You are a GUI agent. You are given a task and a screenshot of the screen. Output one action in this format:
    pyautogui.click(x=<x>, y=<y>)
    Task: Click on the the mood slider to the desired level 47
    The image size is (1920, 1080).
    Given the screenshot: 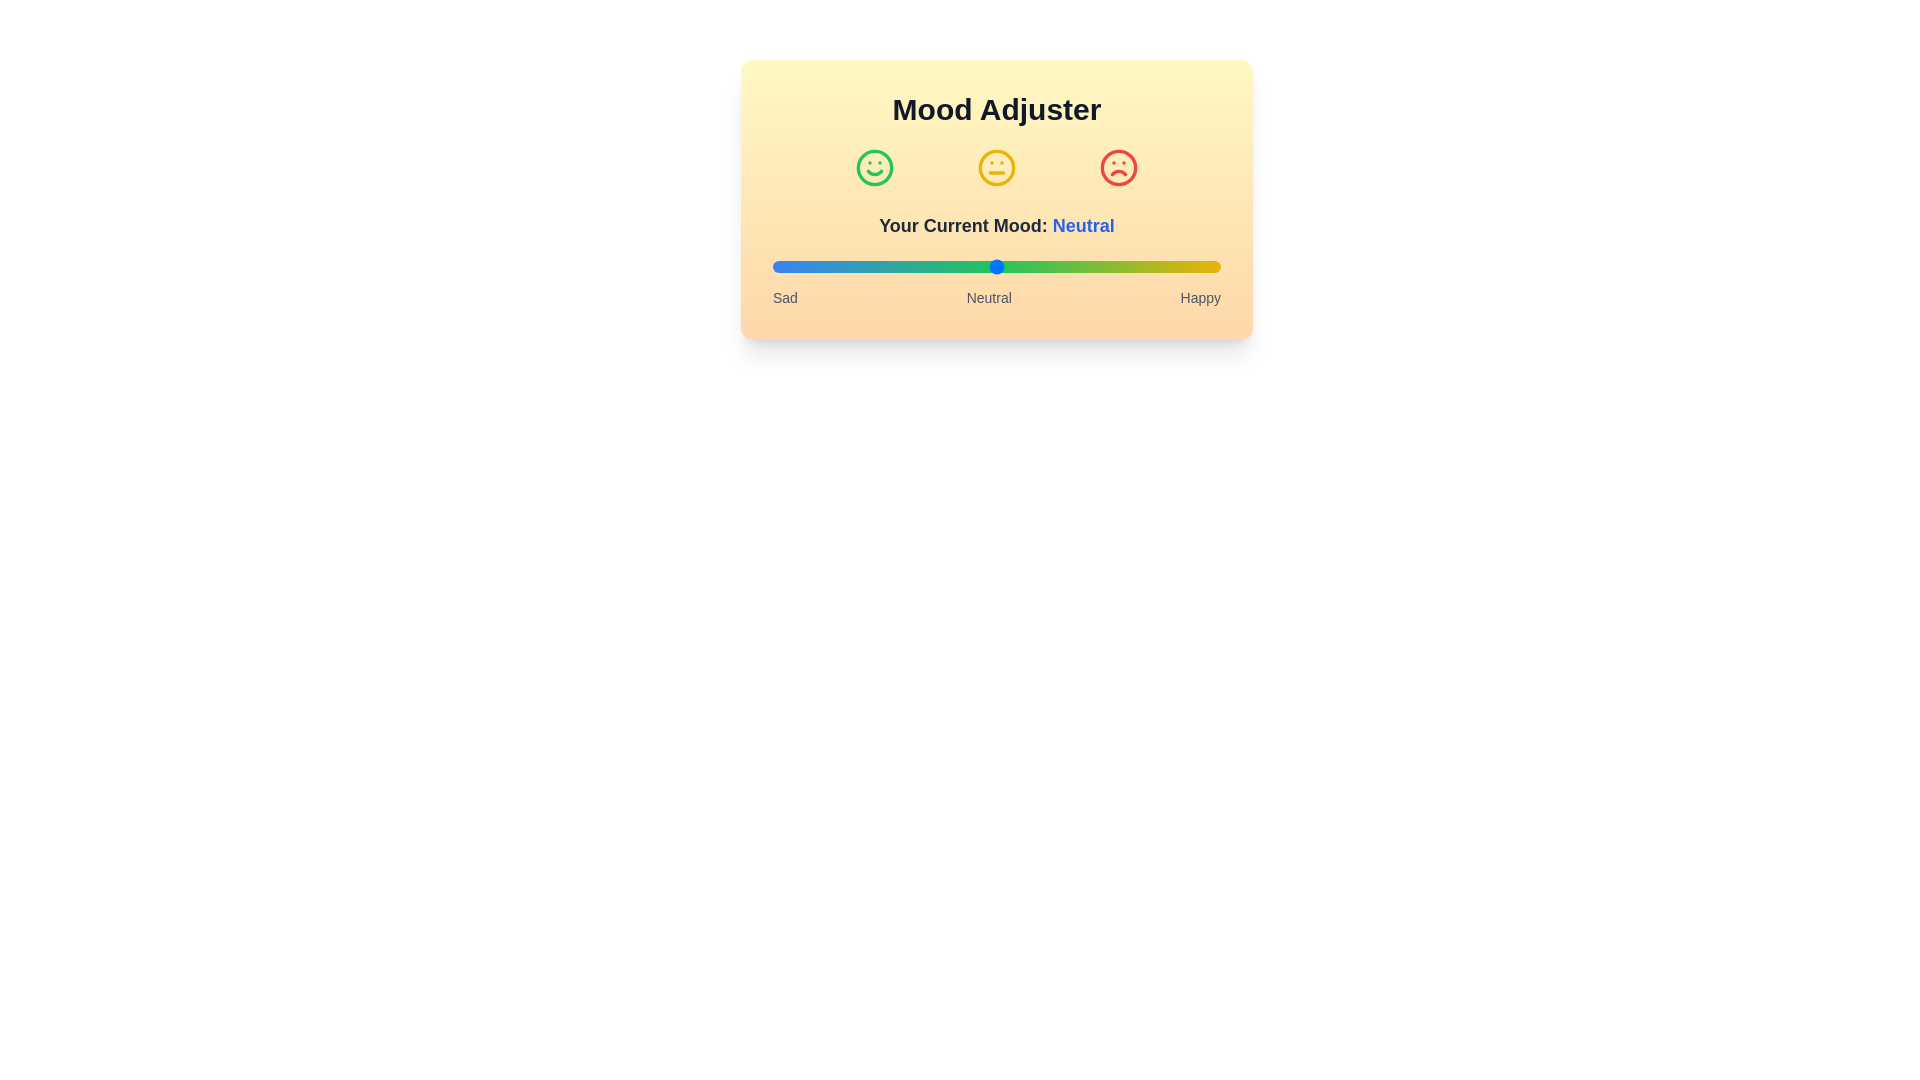 What is the action you would take?
    pyautogui.click(x=983, y=265)
    